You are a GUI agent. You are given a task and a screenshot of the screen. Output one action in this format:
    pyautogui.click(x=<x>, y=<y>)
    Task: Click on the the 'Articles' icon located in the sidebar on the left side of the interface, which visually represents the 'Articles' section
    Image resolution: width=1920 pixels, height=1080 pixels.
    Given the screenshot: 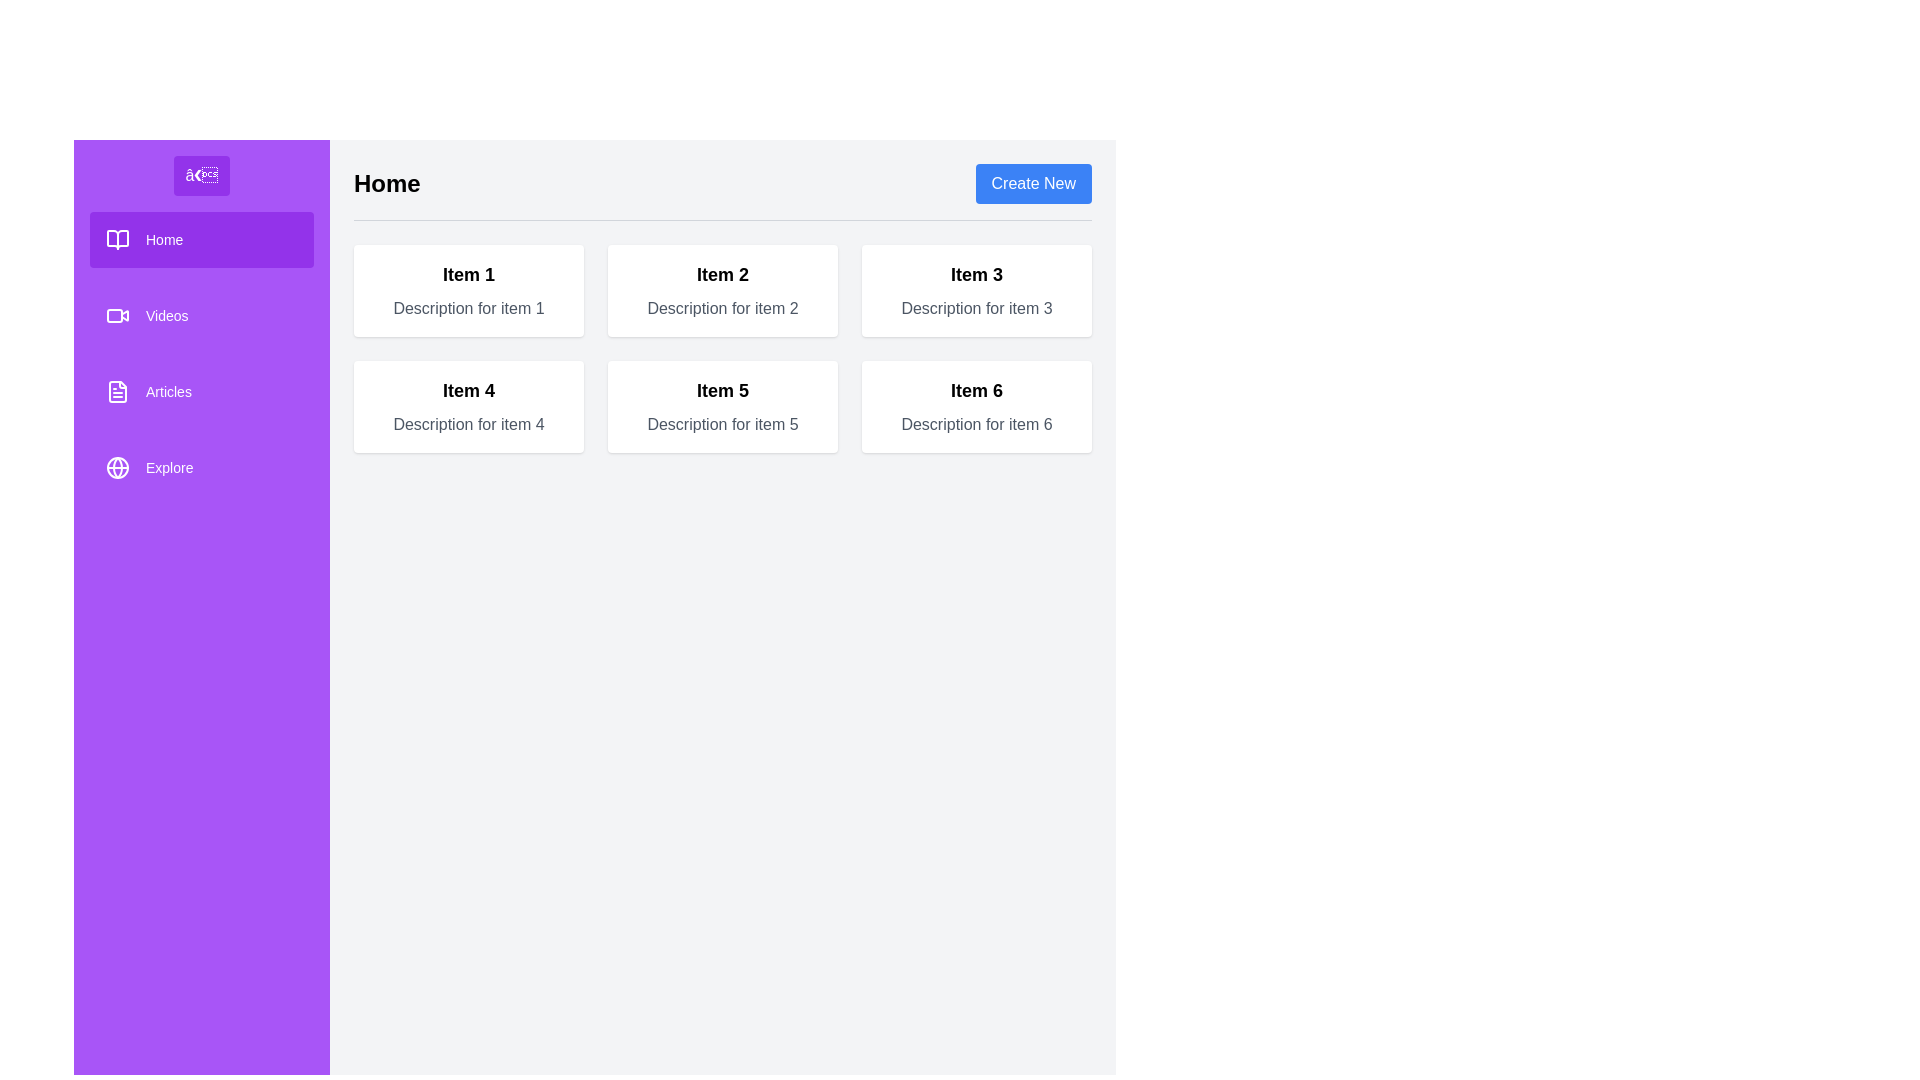 What is the action you would take?
    pyautogui.click(x=117, y=392)
    